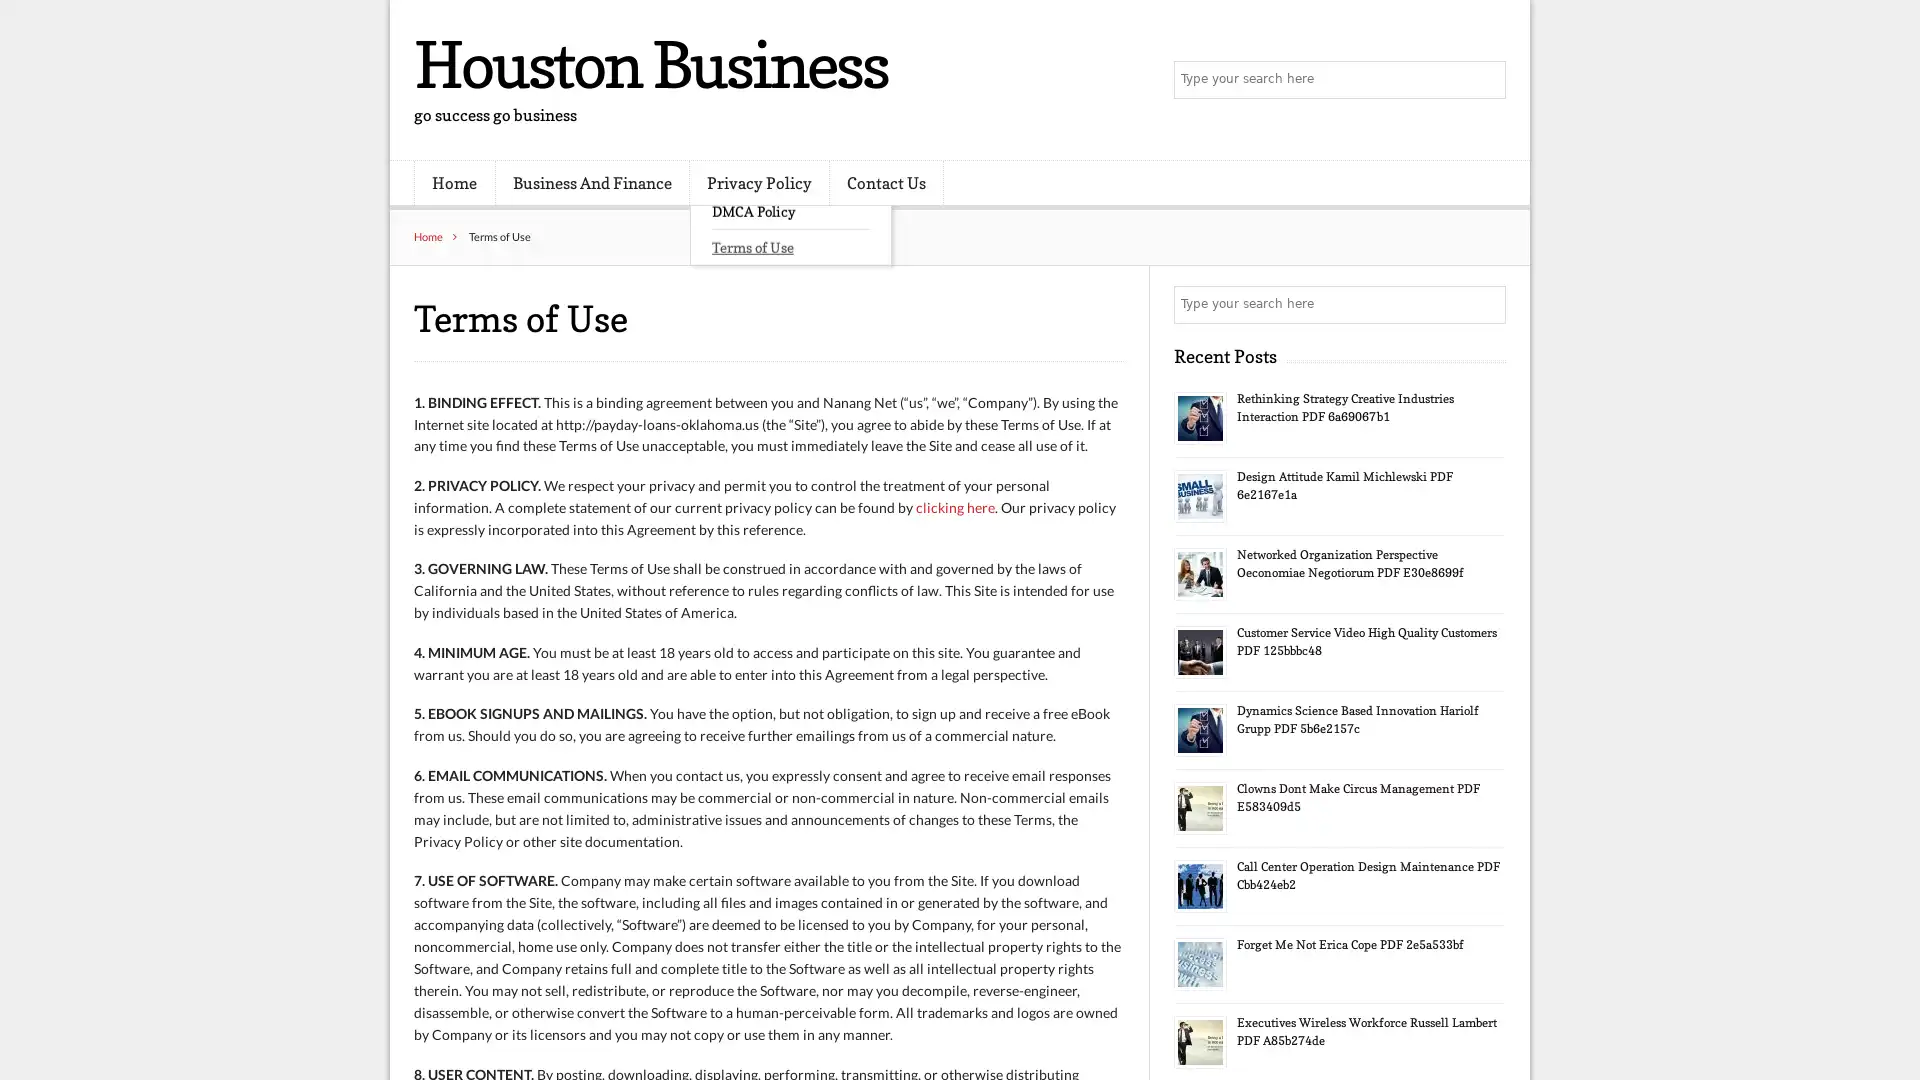 This screenshot has width=1920, height=1080. Describe the element at coordinates (1485, 304) in the screenshot. I see `Search` at that location.